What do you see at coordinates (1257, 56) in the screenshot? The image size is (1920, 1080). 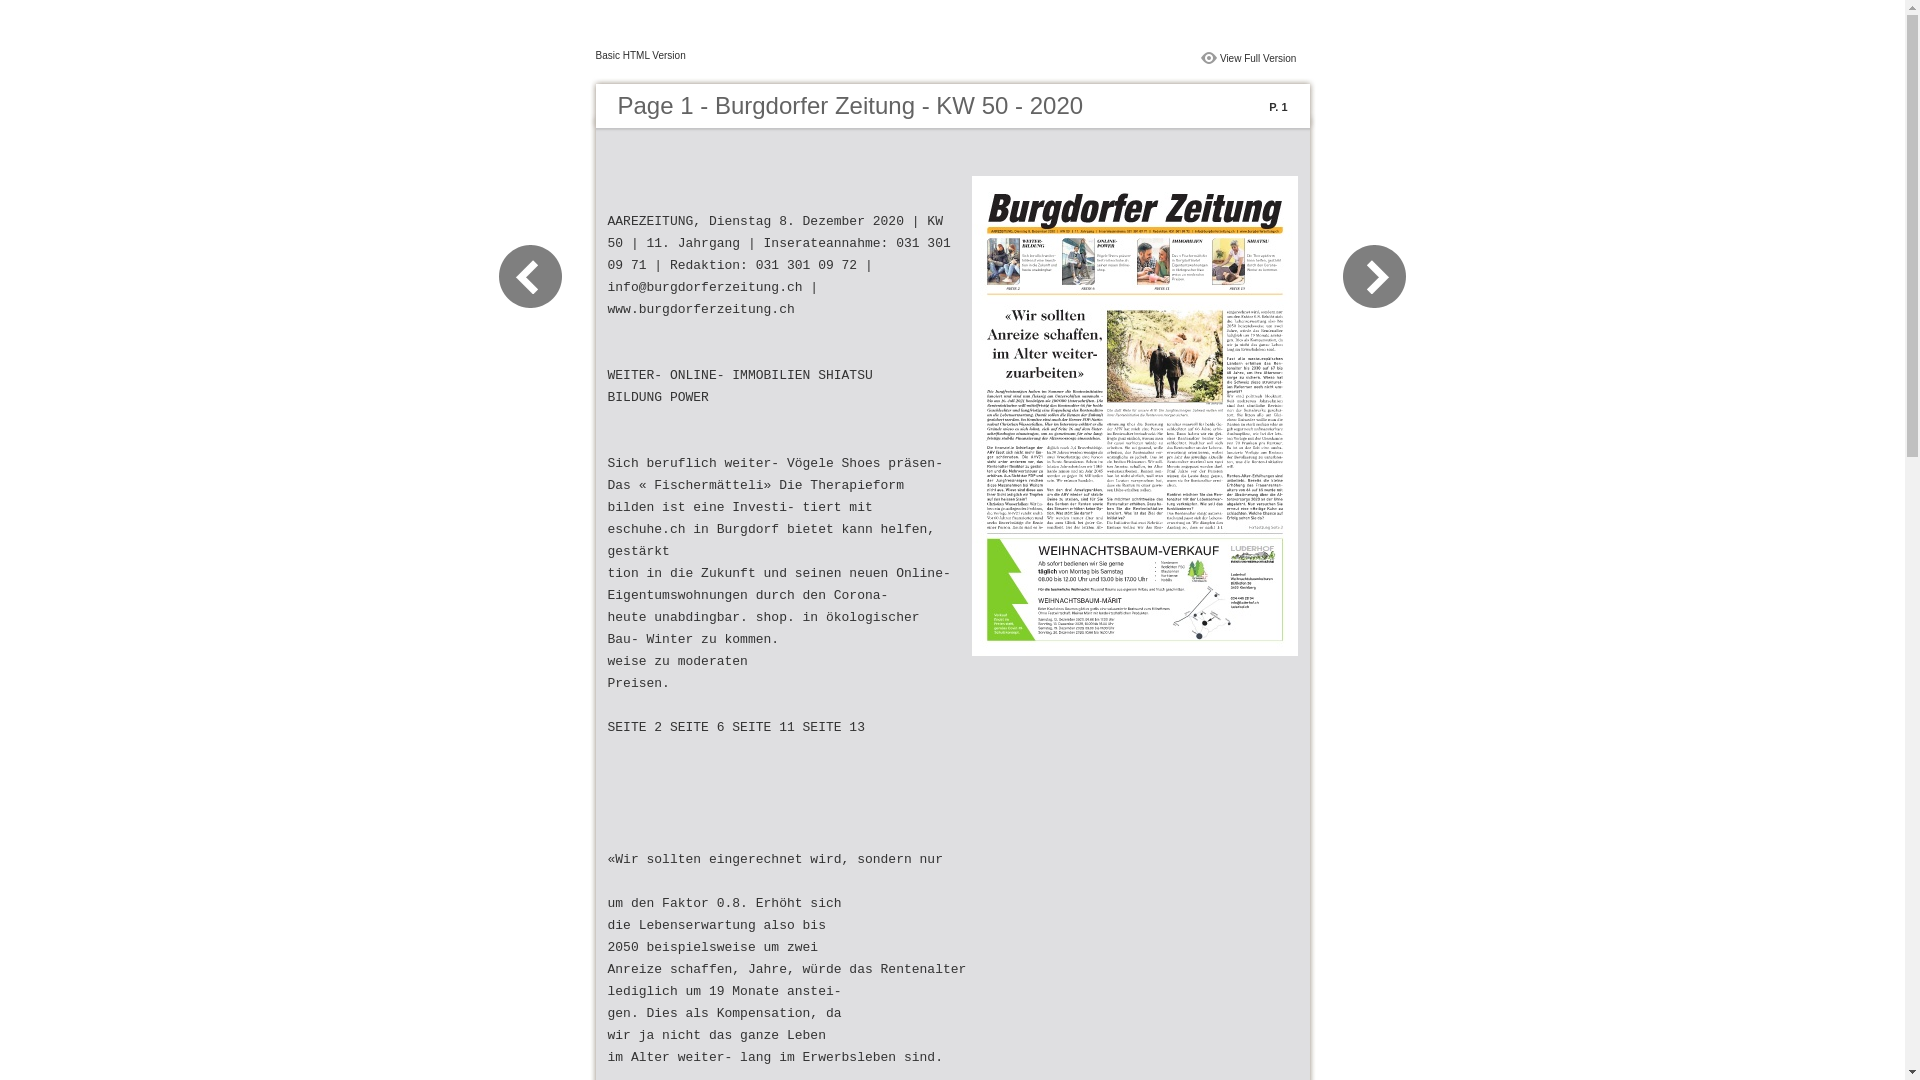 I see `'View Full Version'` at bounding box center [1257, 56].